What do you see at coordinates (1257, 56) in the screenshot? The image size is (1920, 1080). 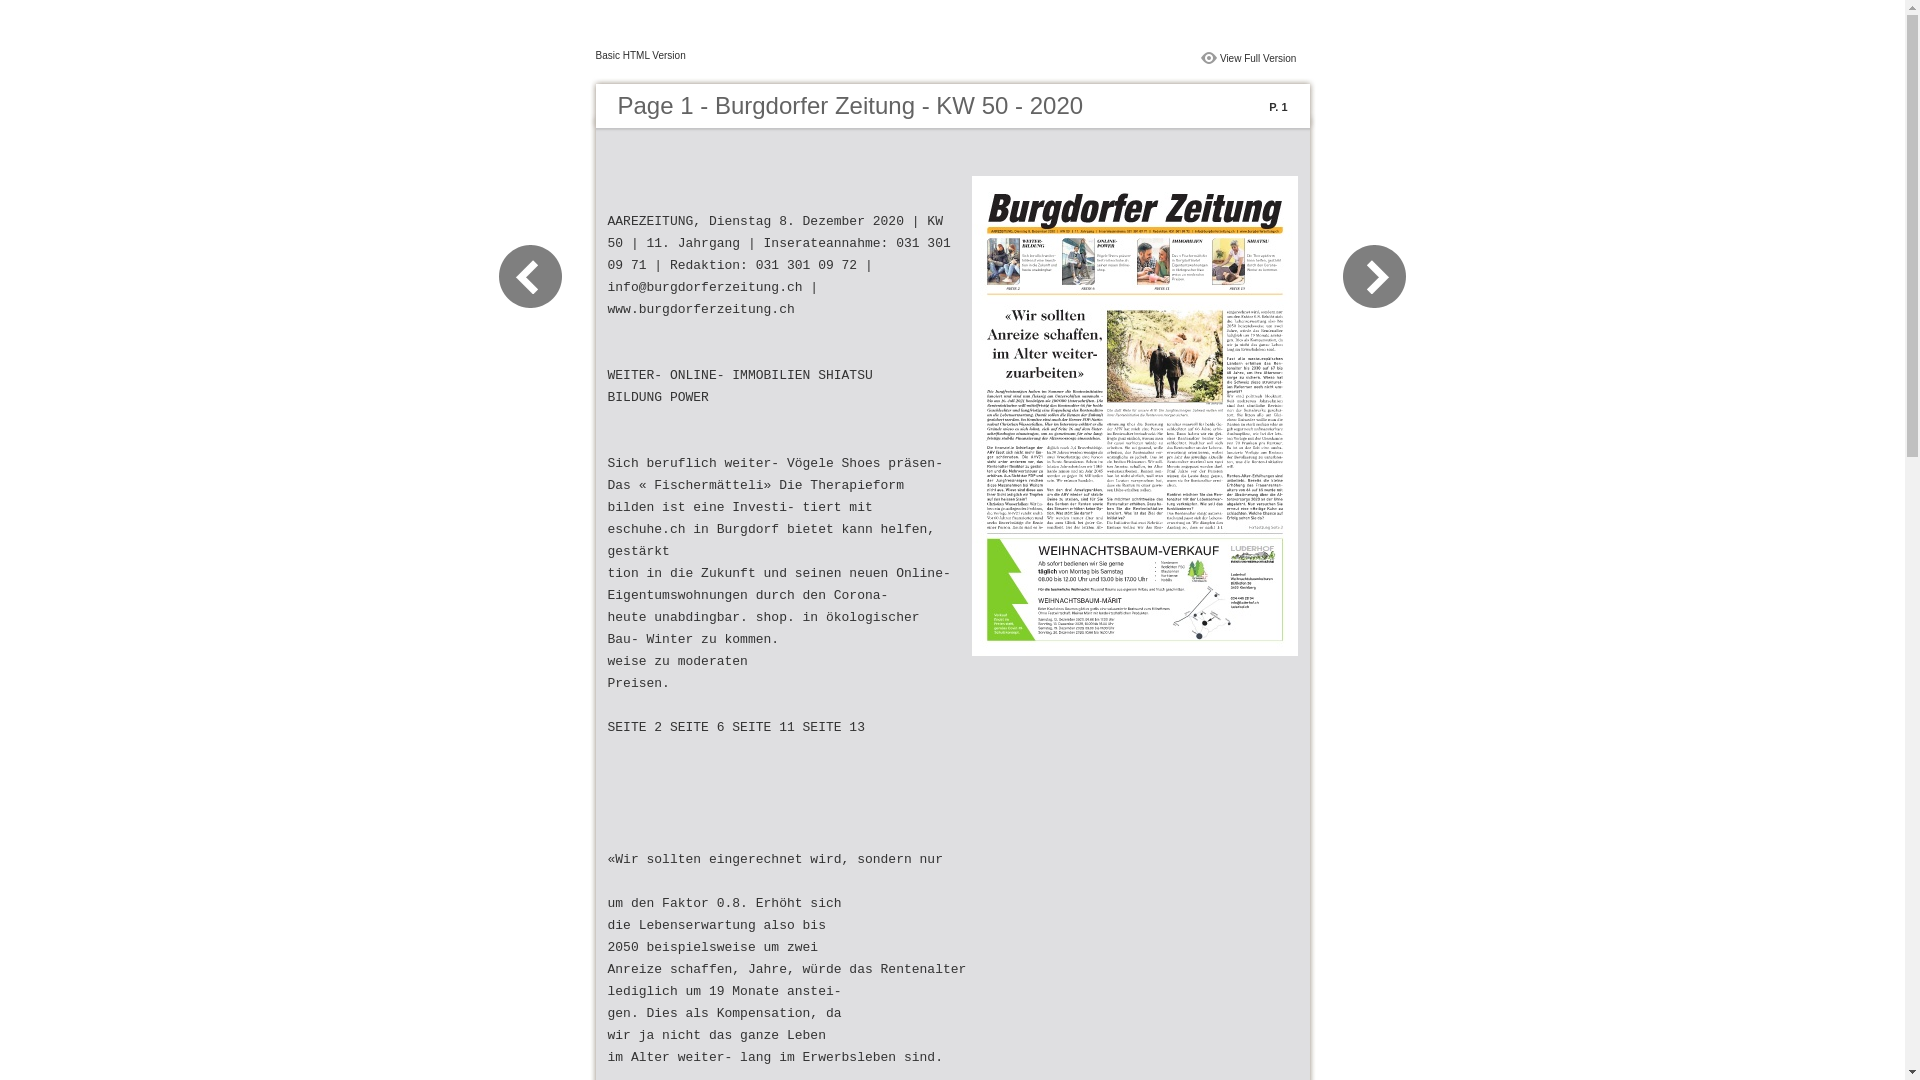 I see `'View Full Version'` at bounding box center [1257, 56].